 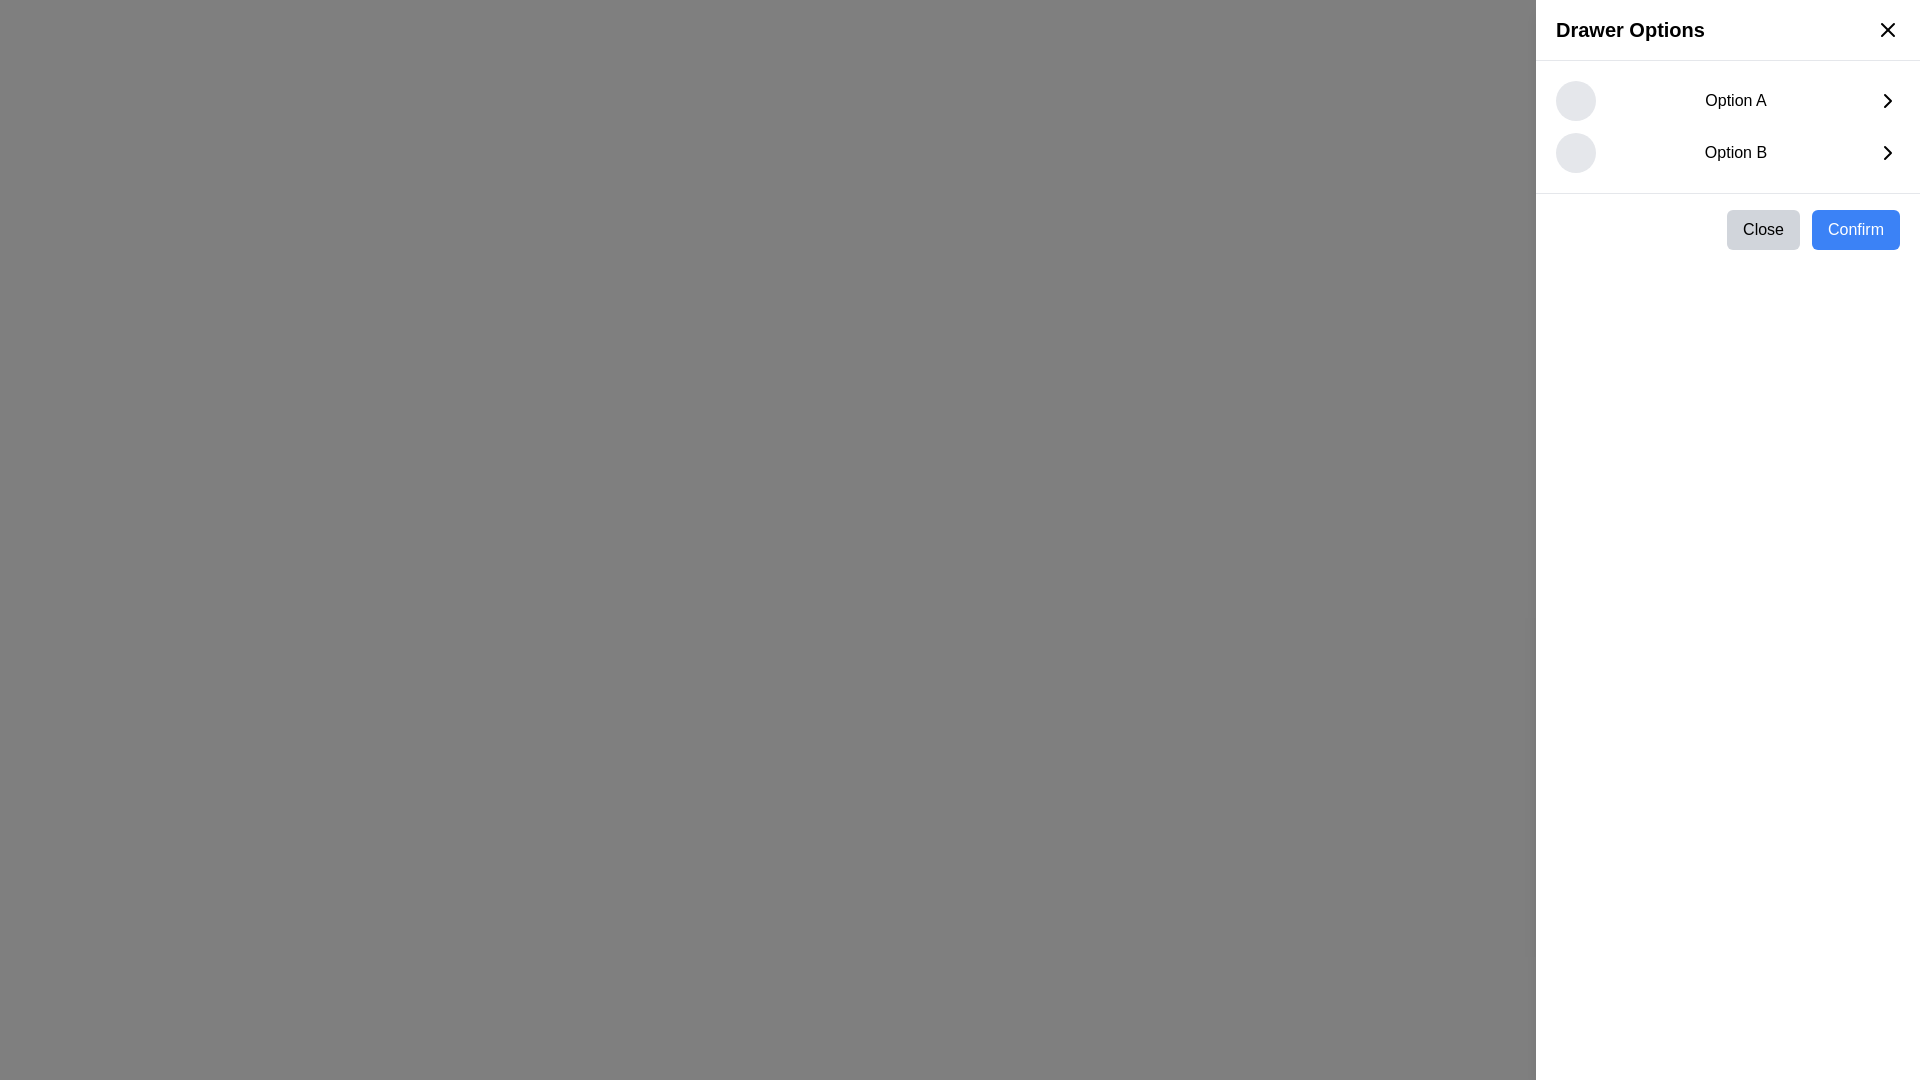 I want to click on the right-pointing chevron icon next to 'Option B' in the 'Drawer Options' sidebar, so click(x=1886, y=152).